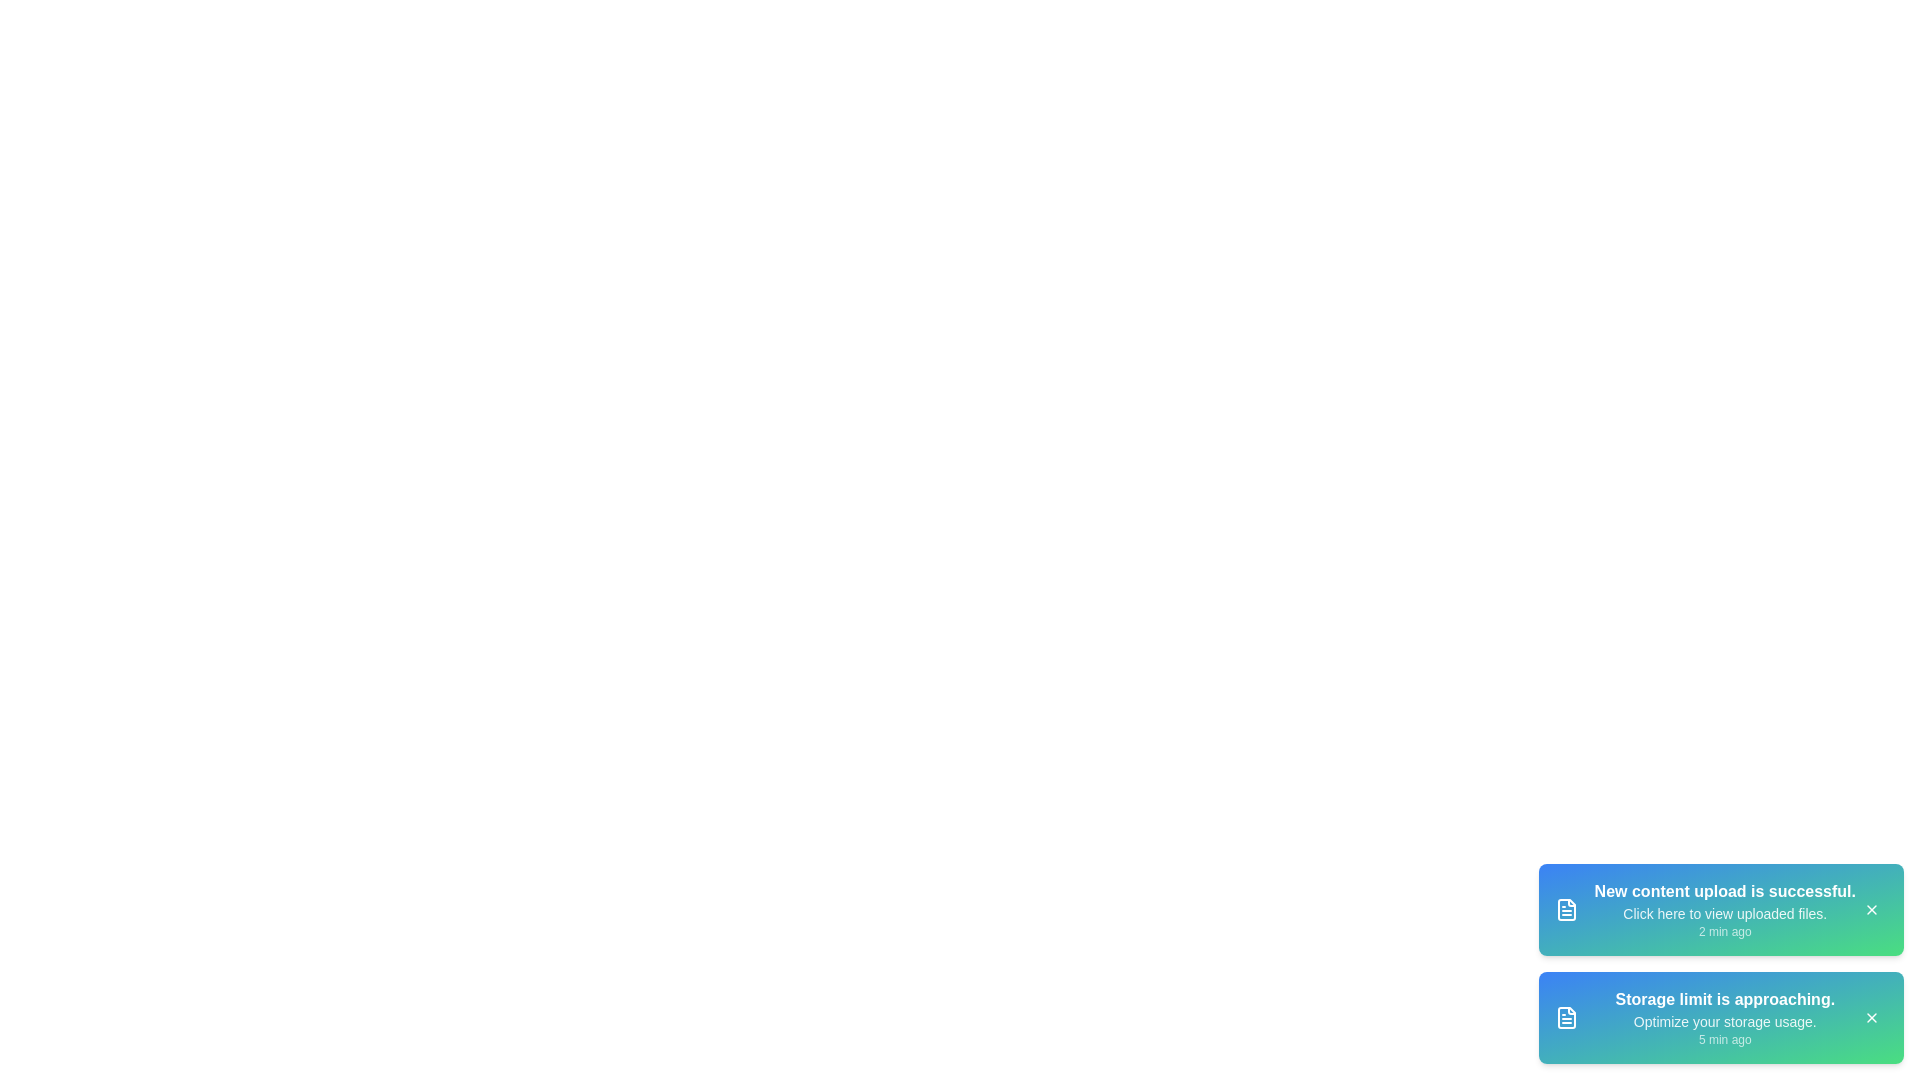 This screenshot has width=1920, height=1080. I want to click on the close button of the notification to dismiss it, so click(1871, 910).